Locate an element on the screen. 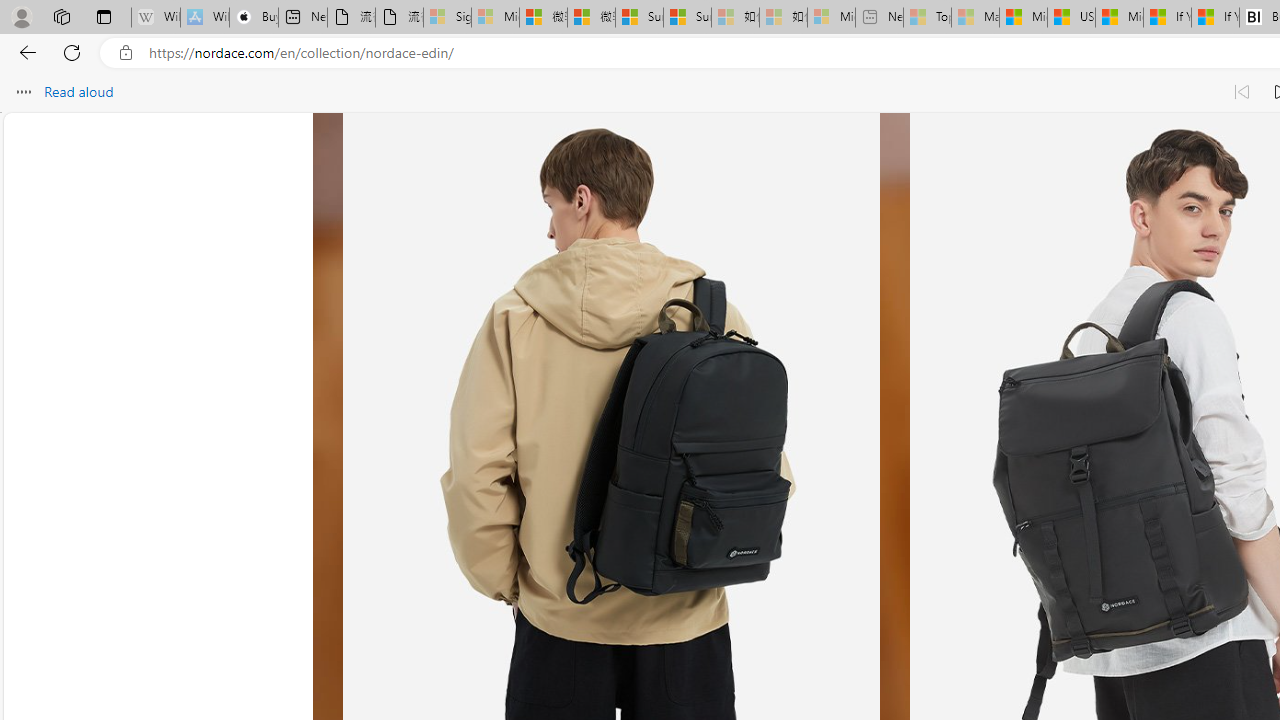 The width and height of the screenshot is (1280, 720). 'Personal Profile' is located at coordinates (21, 16).